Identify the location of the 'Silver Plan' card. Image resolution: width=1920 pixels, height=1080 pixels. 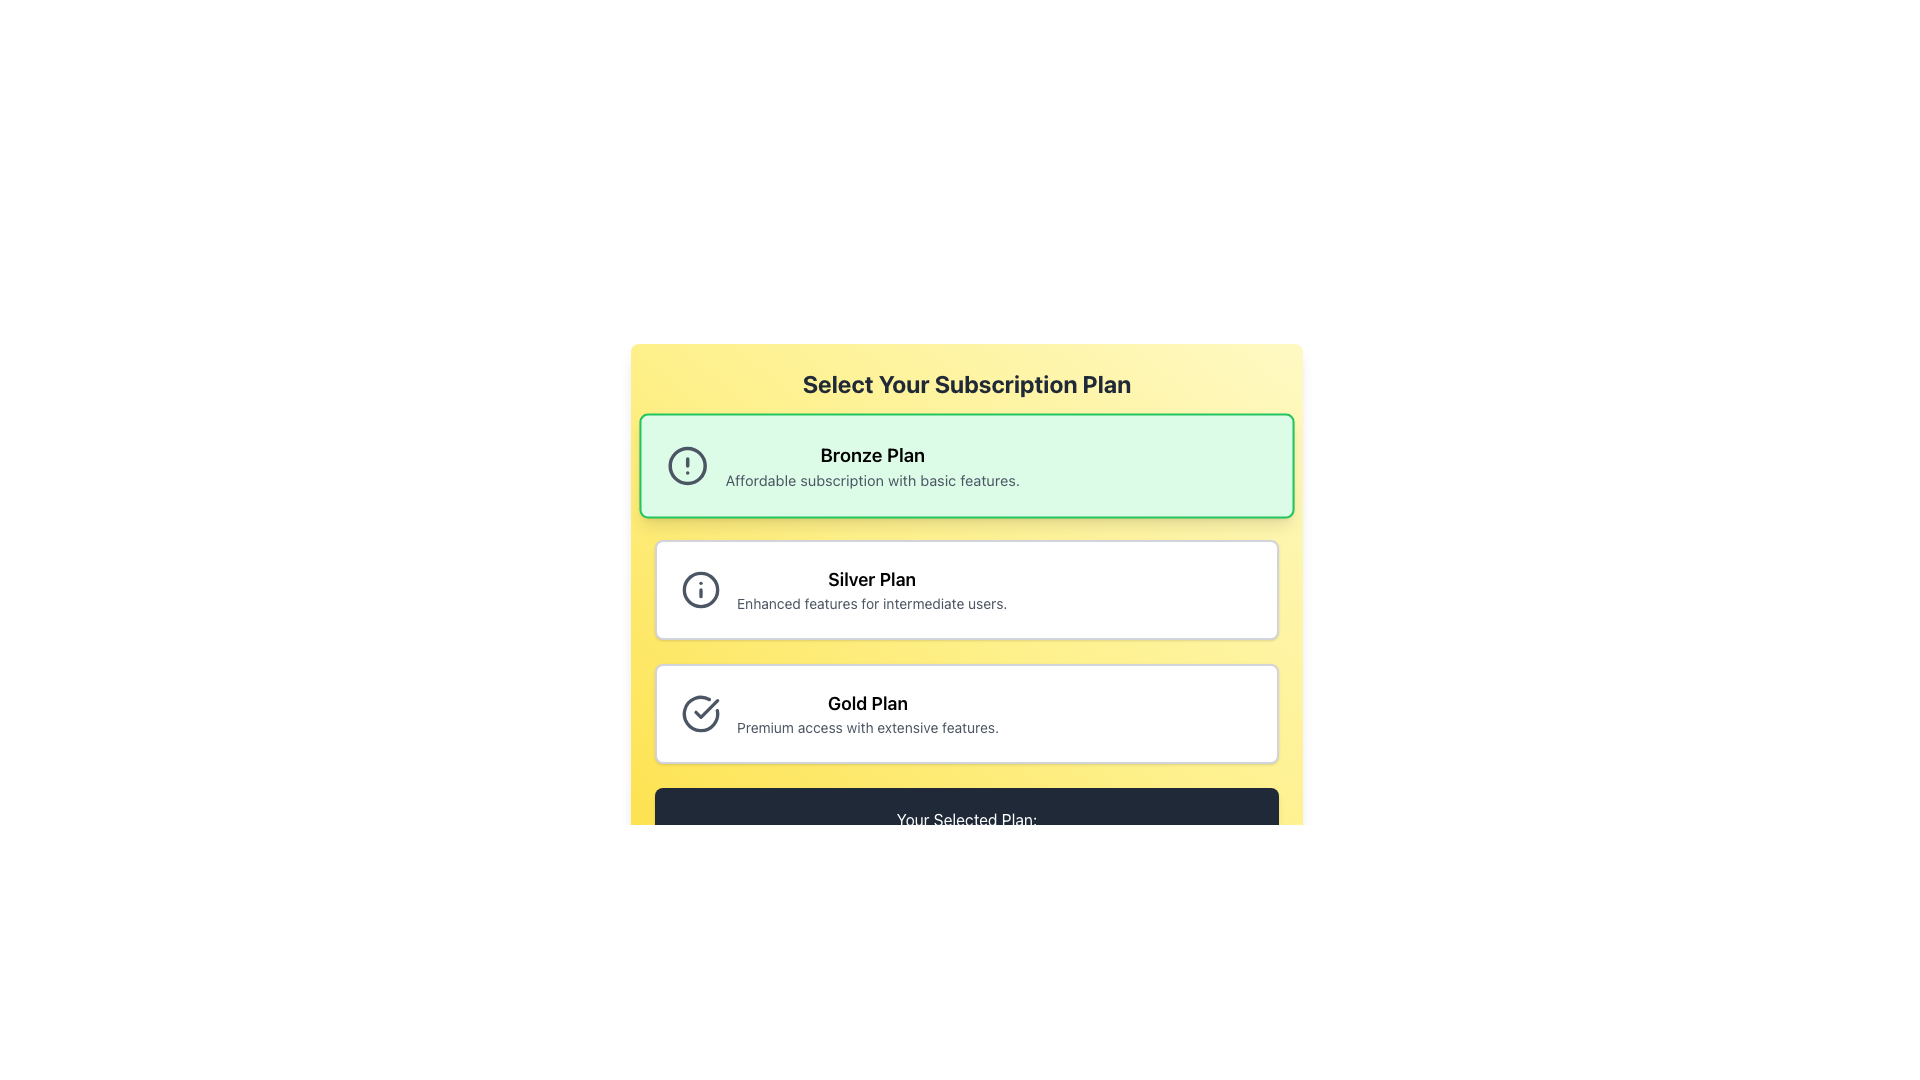
(966, 589).